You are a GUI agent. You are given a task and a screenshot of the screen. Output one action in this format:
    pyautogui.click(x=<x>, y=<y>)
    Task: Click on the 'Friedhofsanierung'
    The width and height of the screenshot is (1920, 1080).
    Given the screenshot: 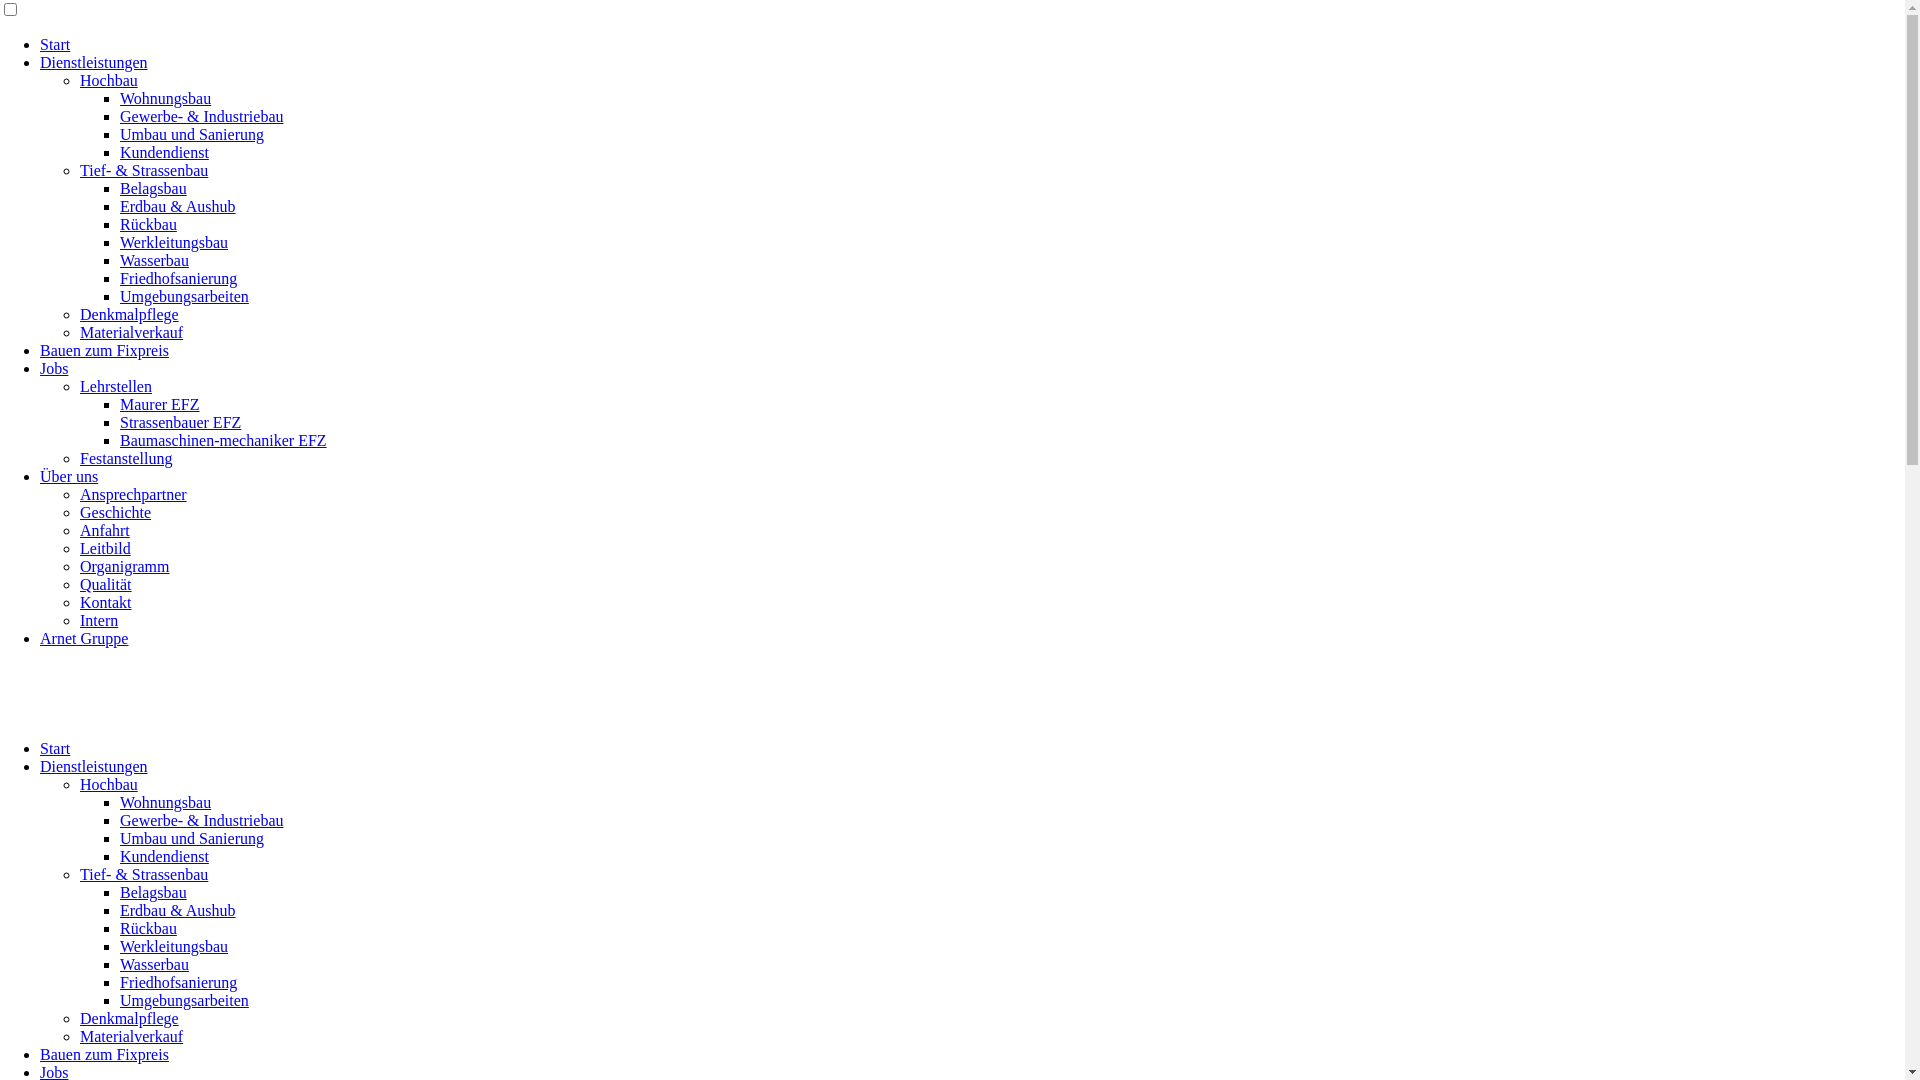 What is the action you would take?
    pyautogui.click(x=178, y=981)
    